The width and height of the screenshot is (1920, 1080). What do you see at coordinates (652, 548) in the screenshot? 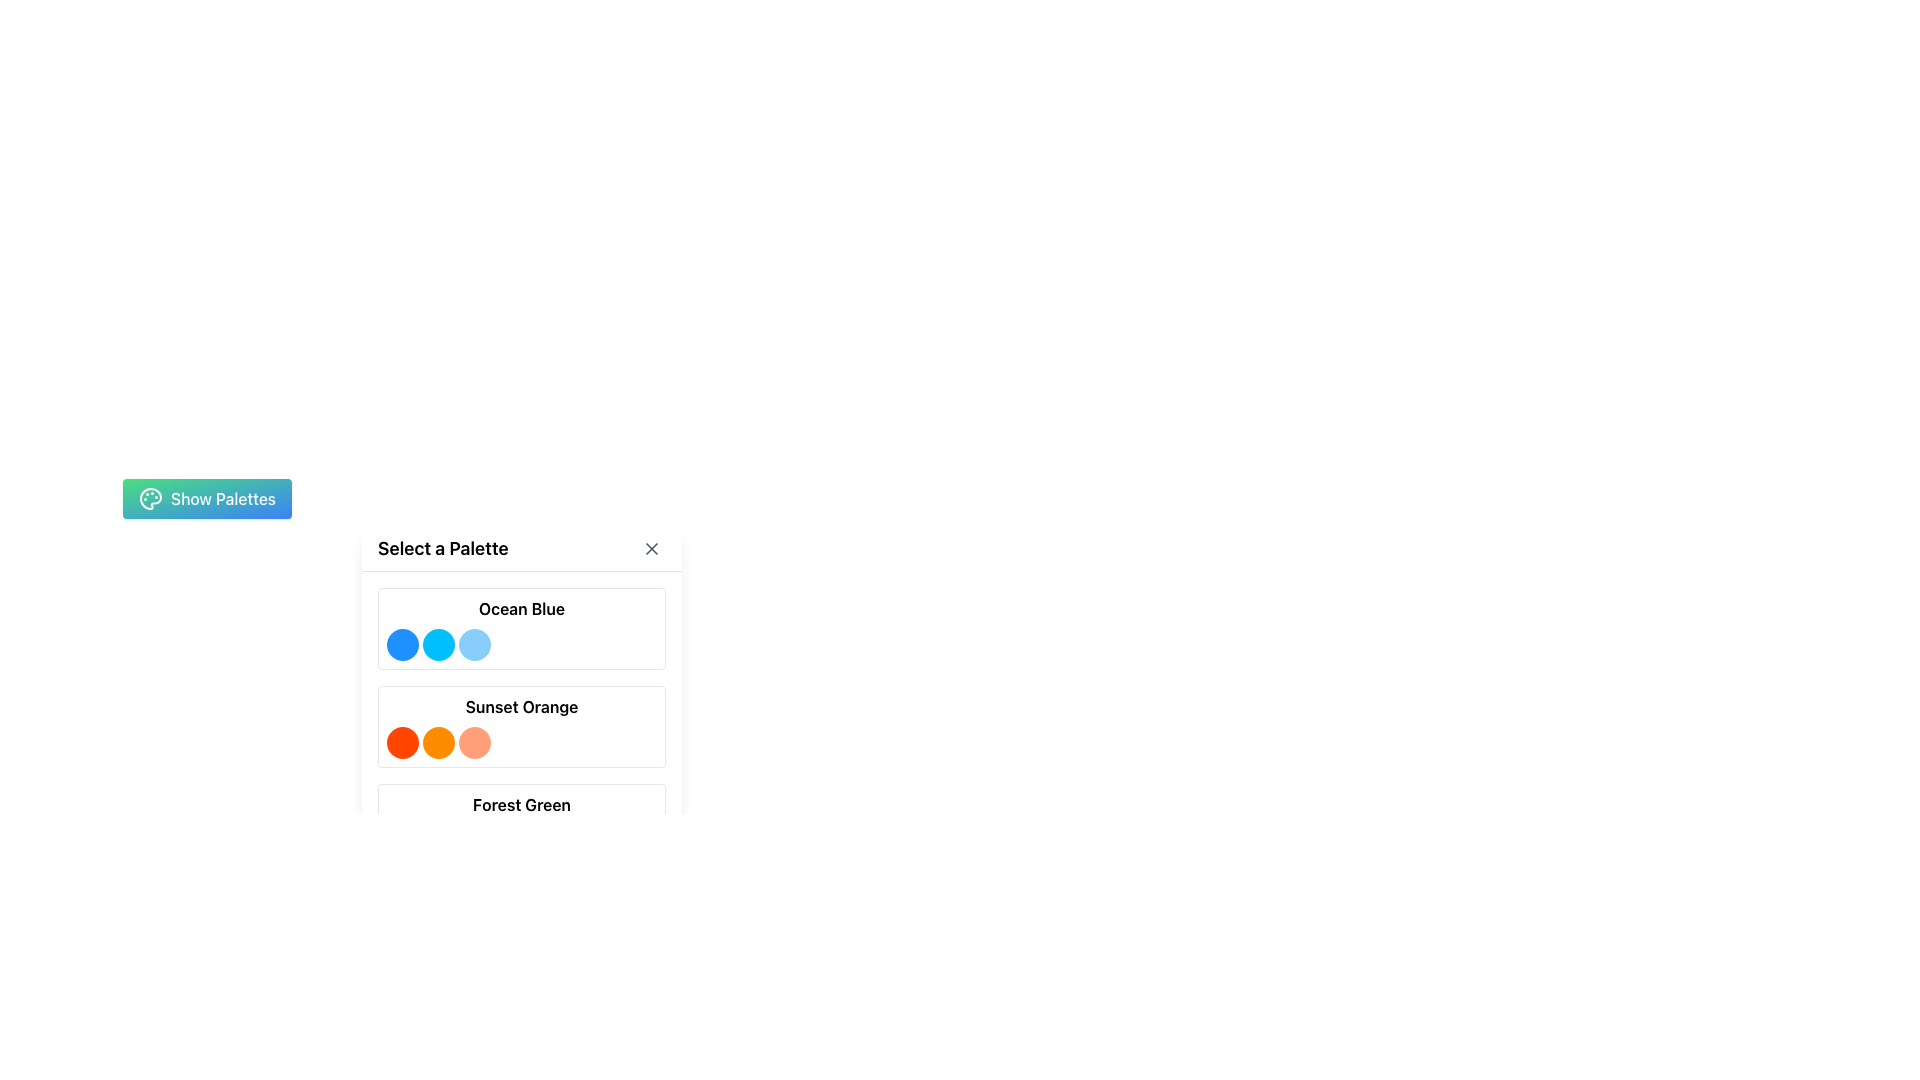
I see `the close button located at the far right of the 'Select a Palette' panel` at bounding box center [652, 548].